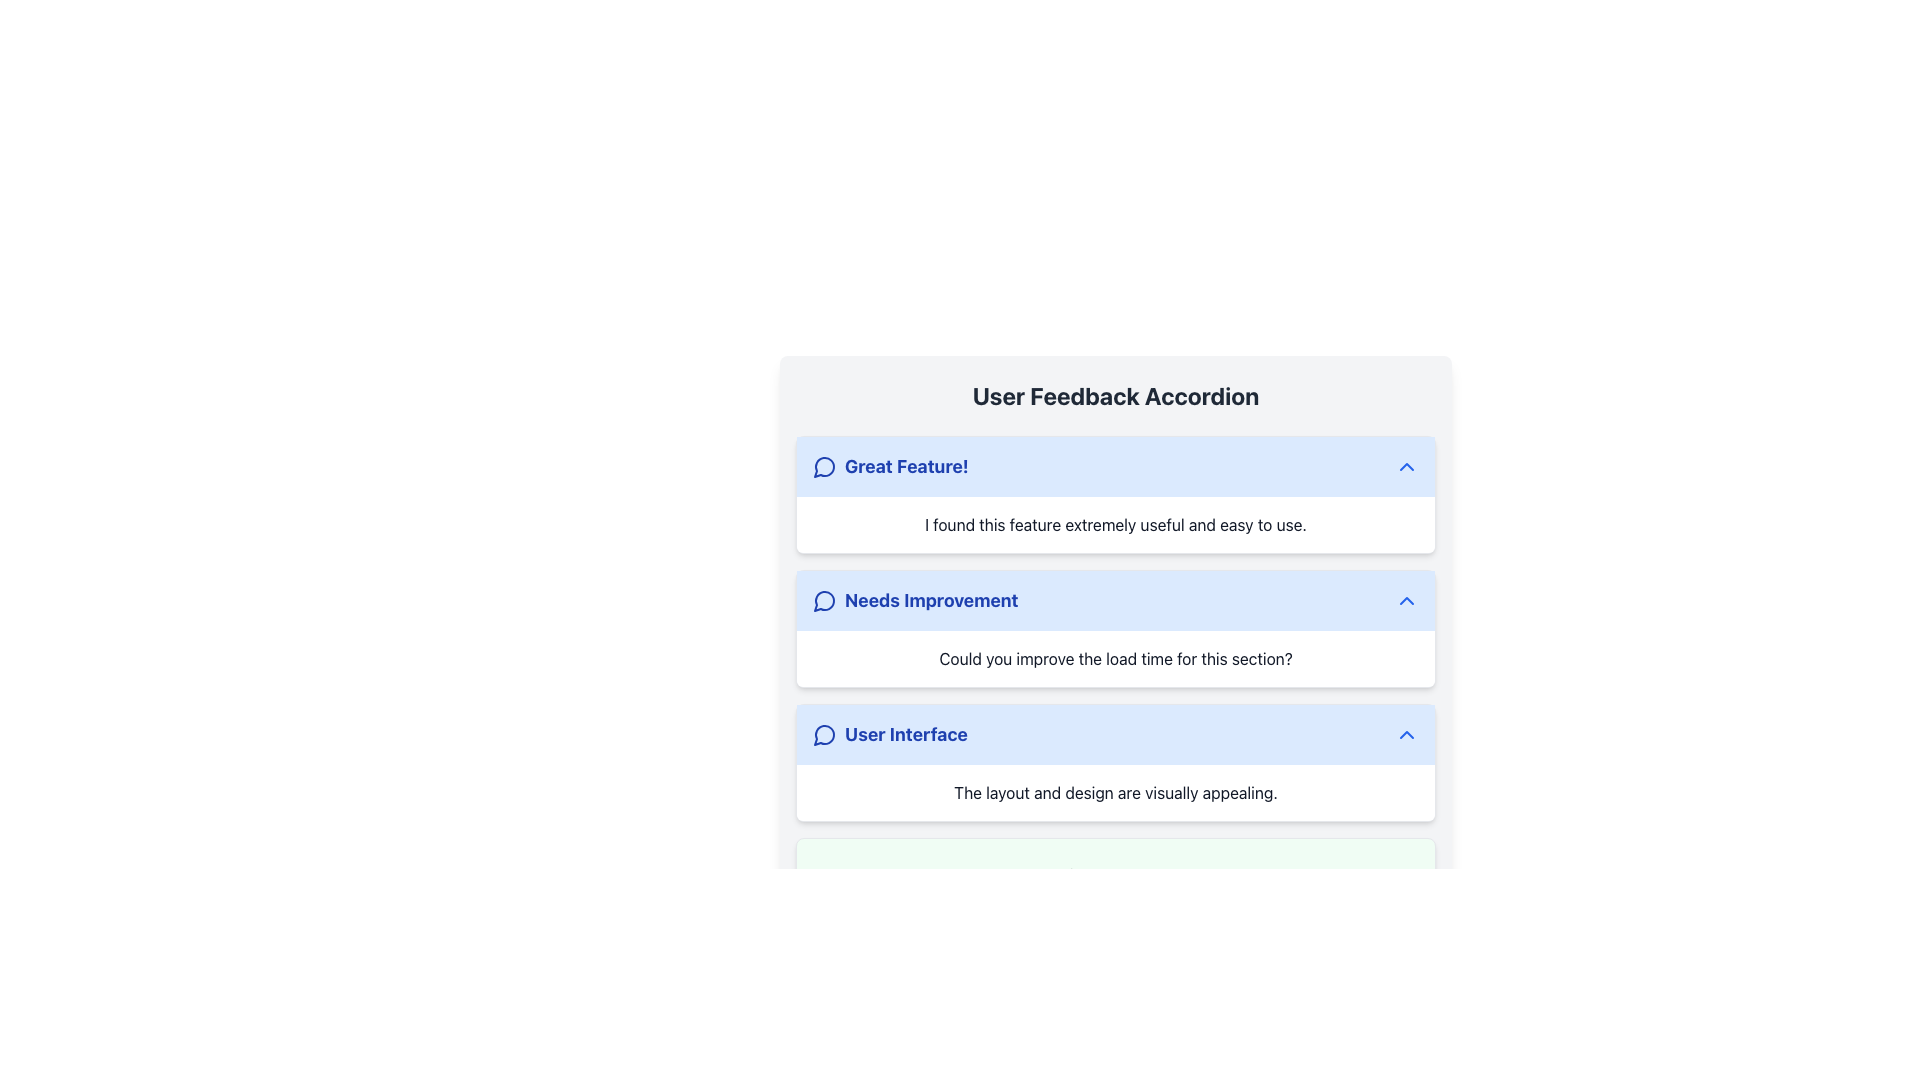  I want to click on the circular speech bubble icon located to the left of the 'User Interface' section title in the third feedback section, so click(824, 735).